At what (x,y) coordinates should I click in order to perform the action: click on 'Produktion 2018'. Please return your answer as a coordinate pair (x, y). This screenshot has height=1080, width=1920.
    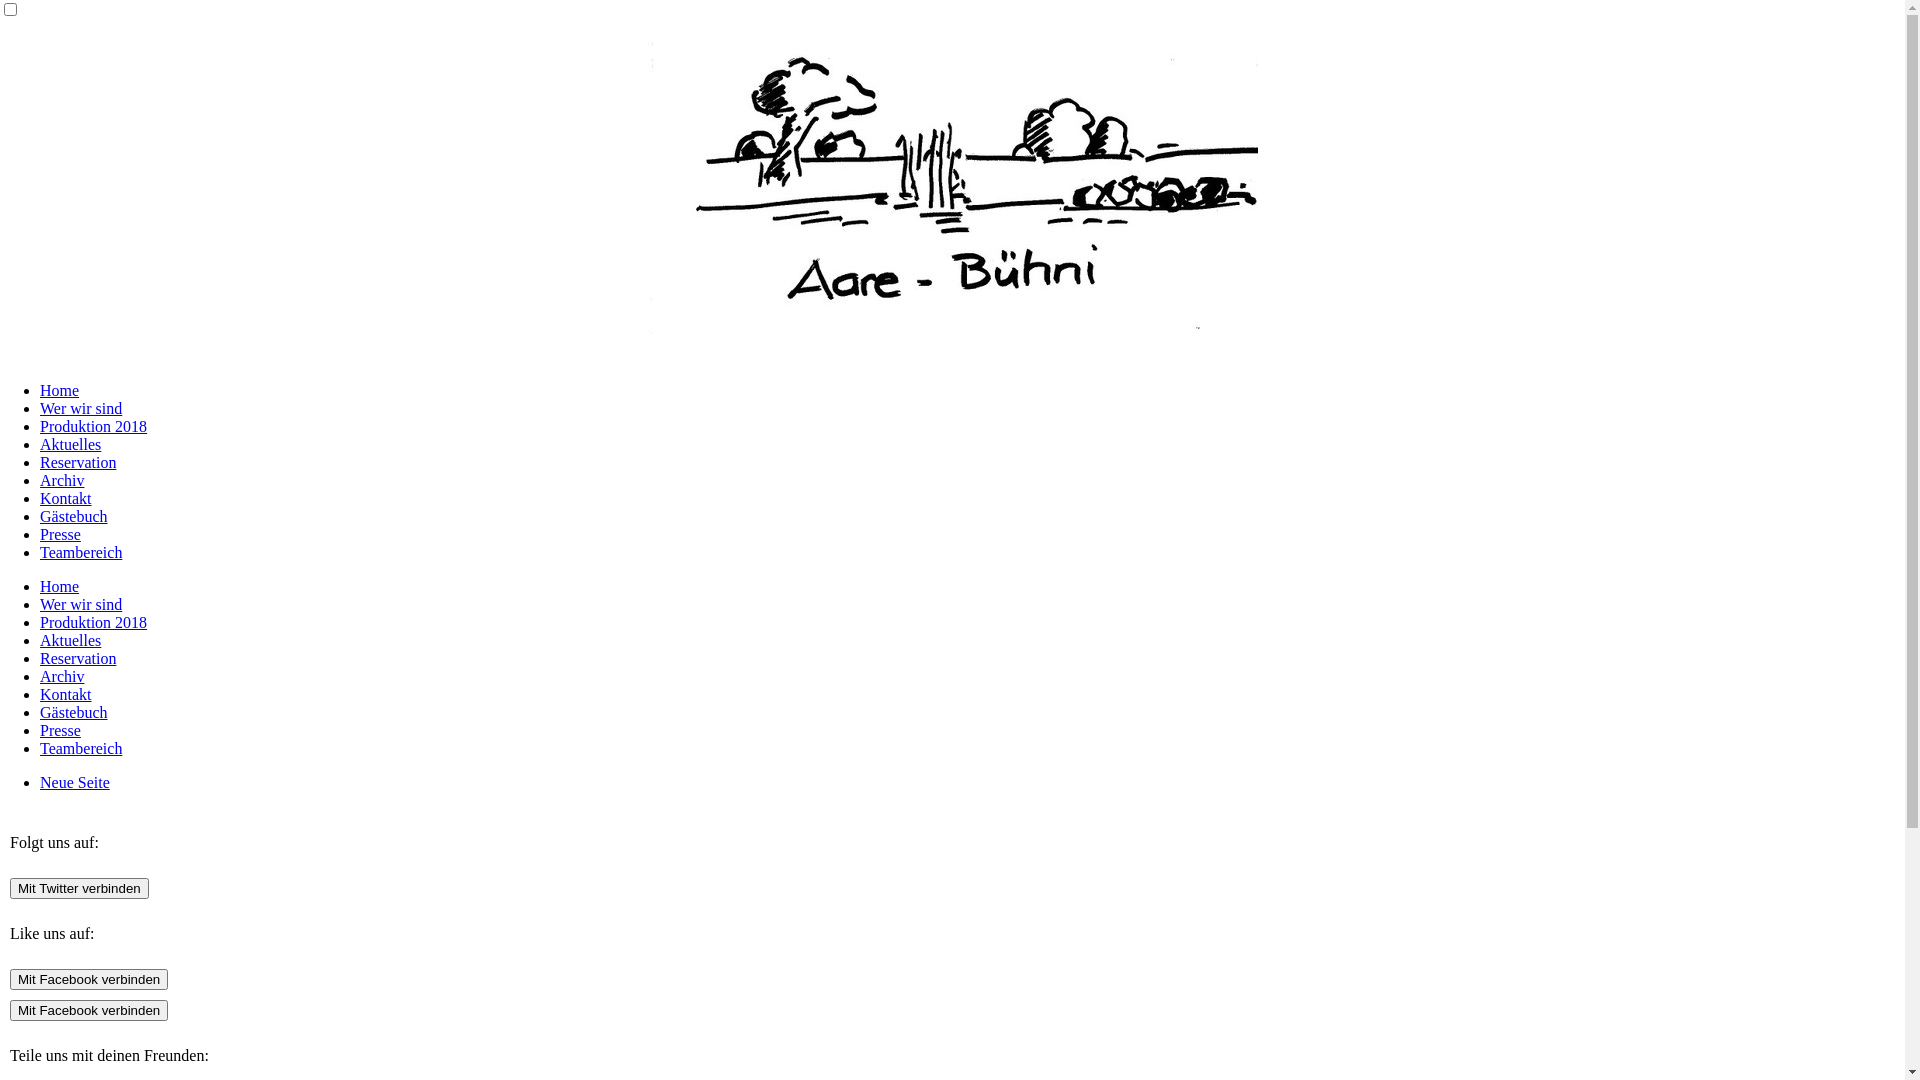
    Looking at the image, I should click on (92, 425).